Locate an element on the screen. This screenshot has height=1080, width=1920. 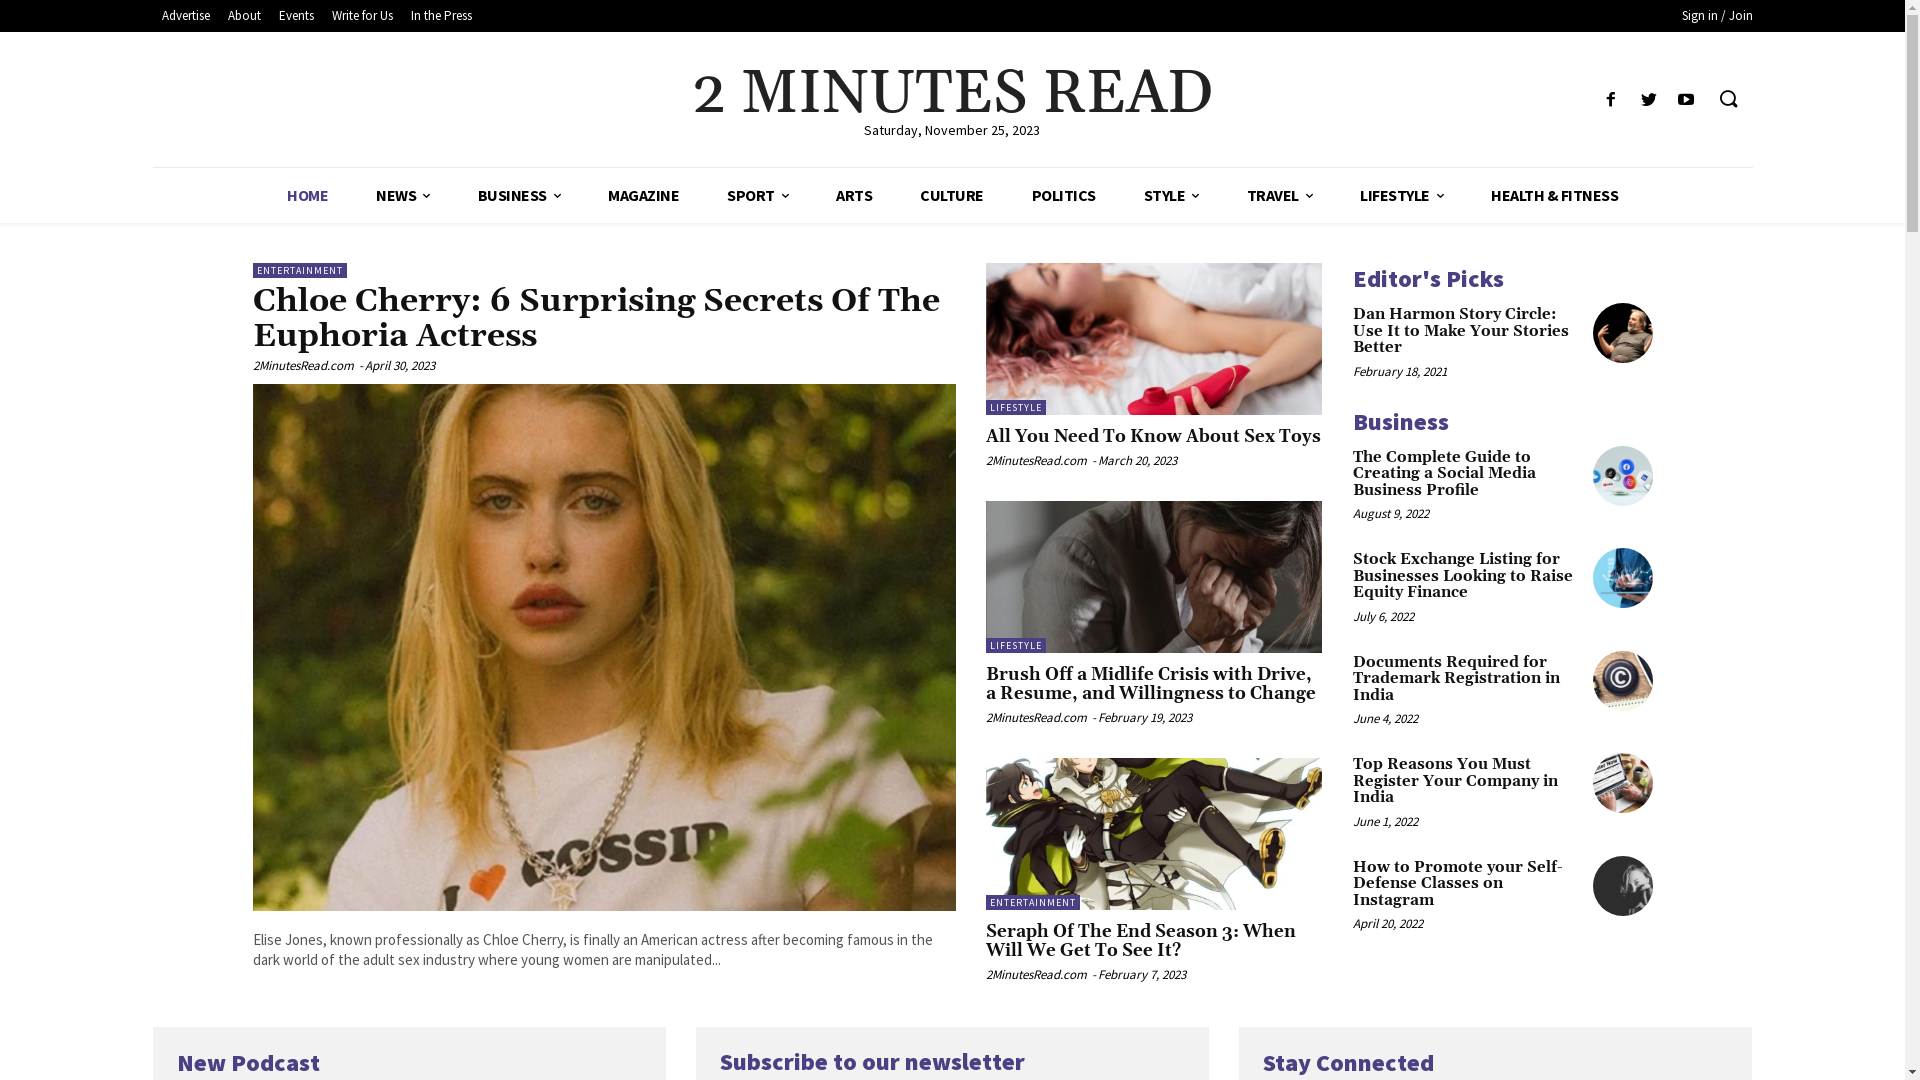
'Advertise' is located at coordinates (151, 15).